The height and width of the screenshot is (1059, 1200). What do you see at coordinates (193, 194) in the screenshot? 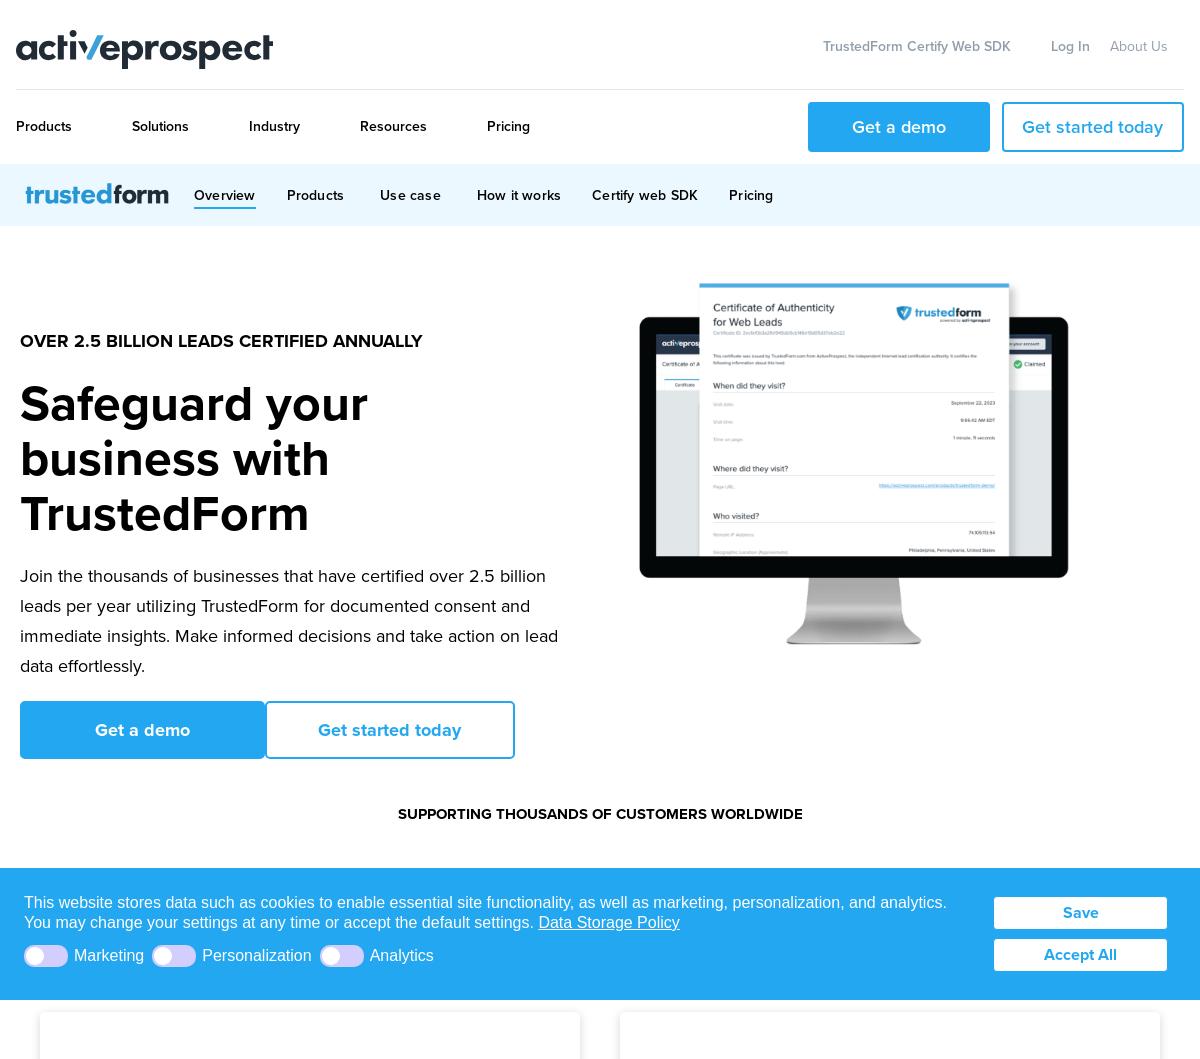
I see `'Overview'` at bounding box center [193, 194].